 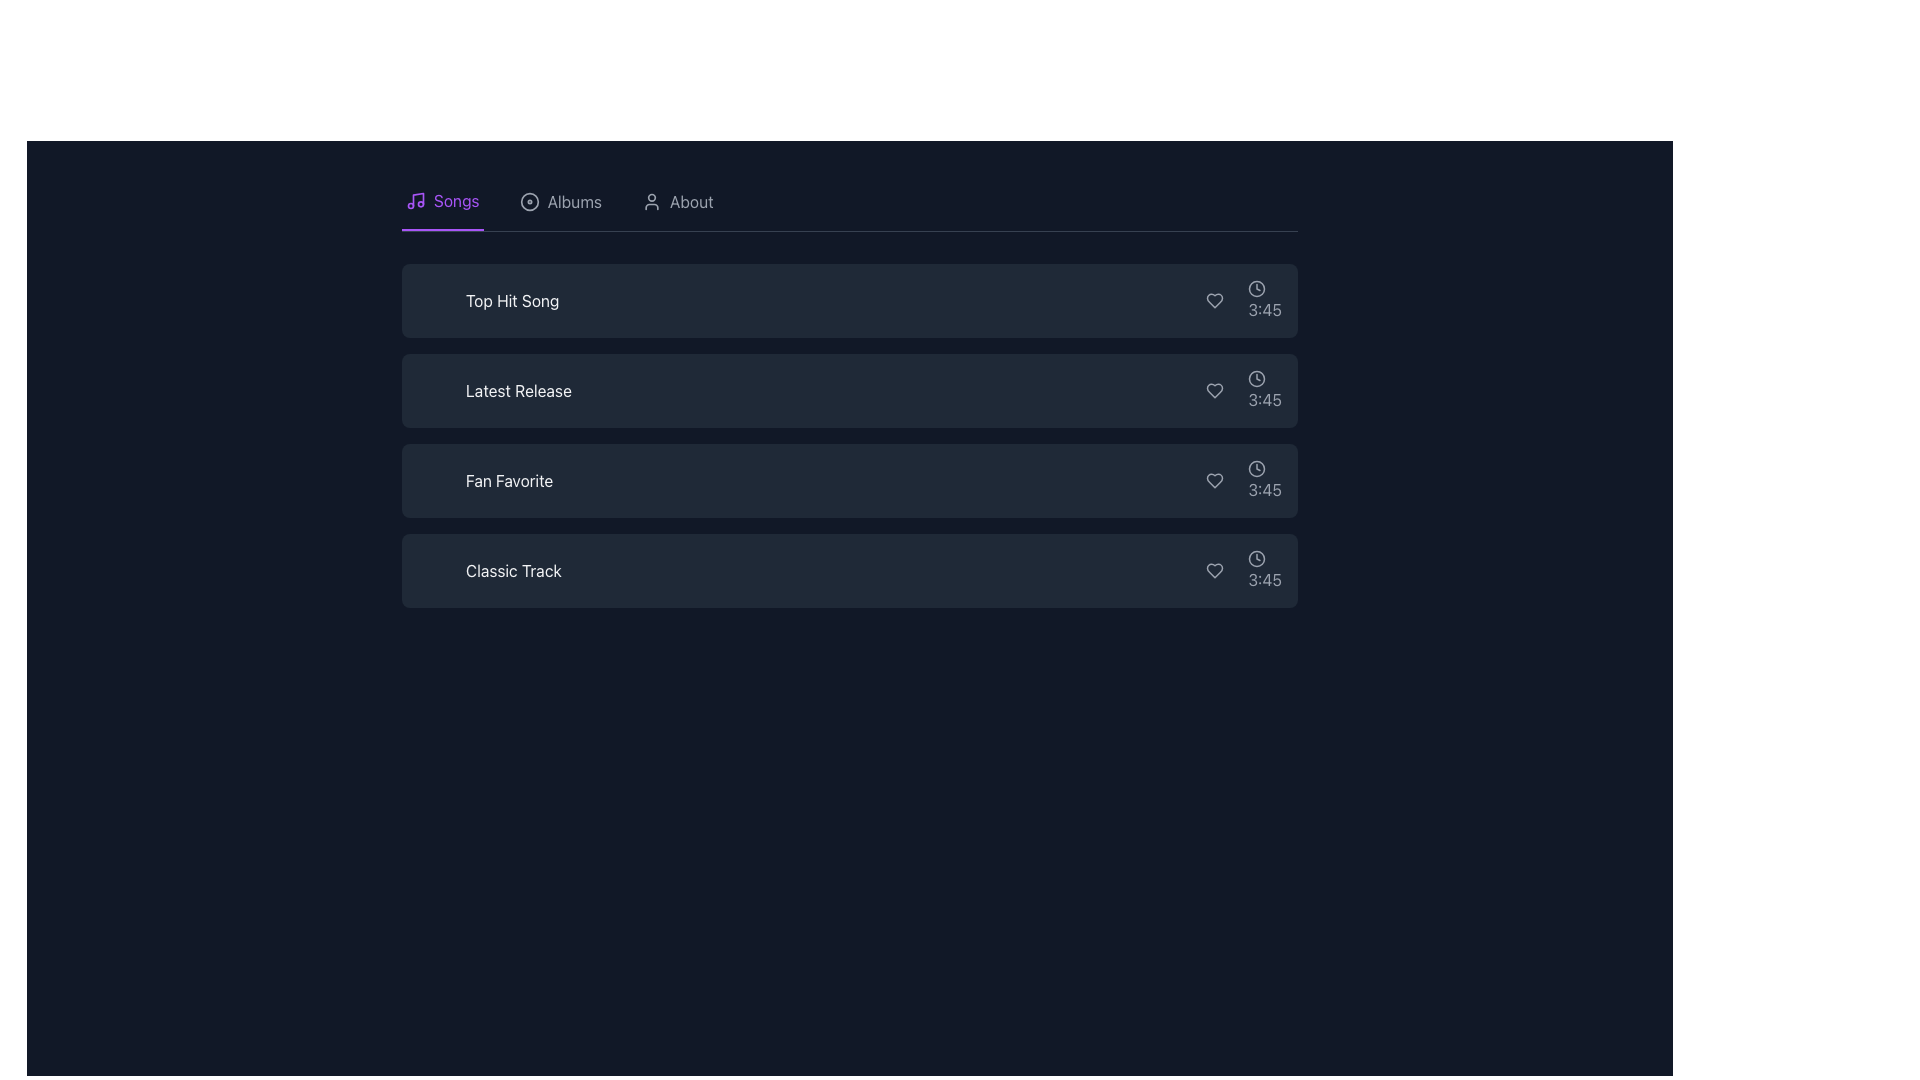 What do you see at coordinates (1214, 390) in the screenshot?
I see `the interactive heart-shaped icon` at bounding box center [1214, 390].